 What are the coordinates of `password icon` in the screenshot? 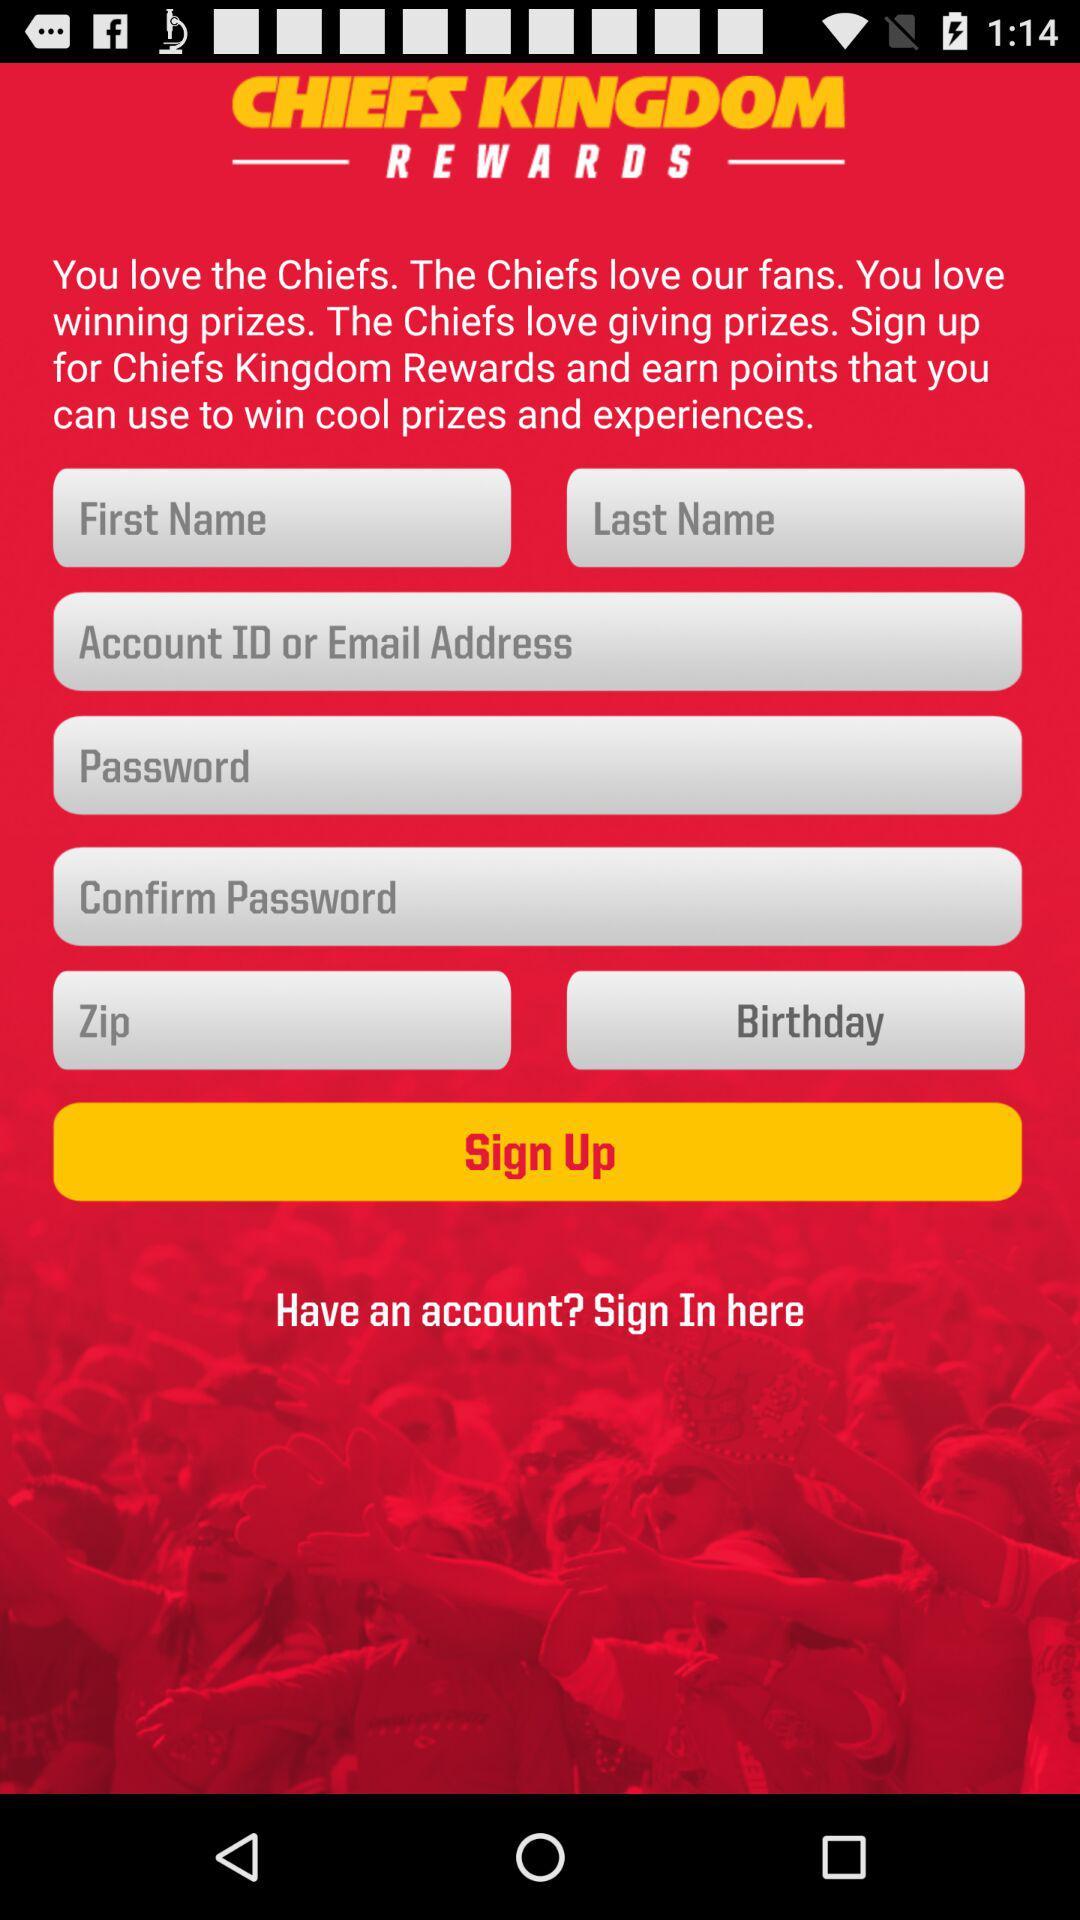 It's located at (540, 764).